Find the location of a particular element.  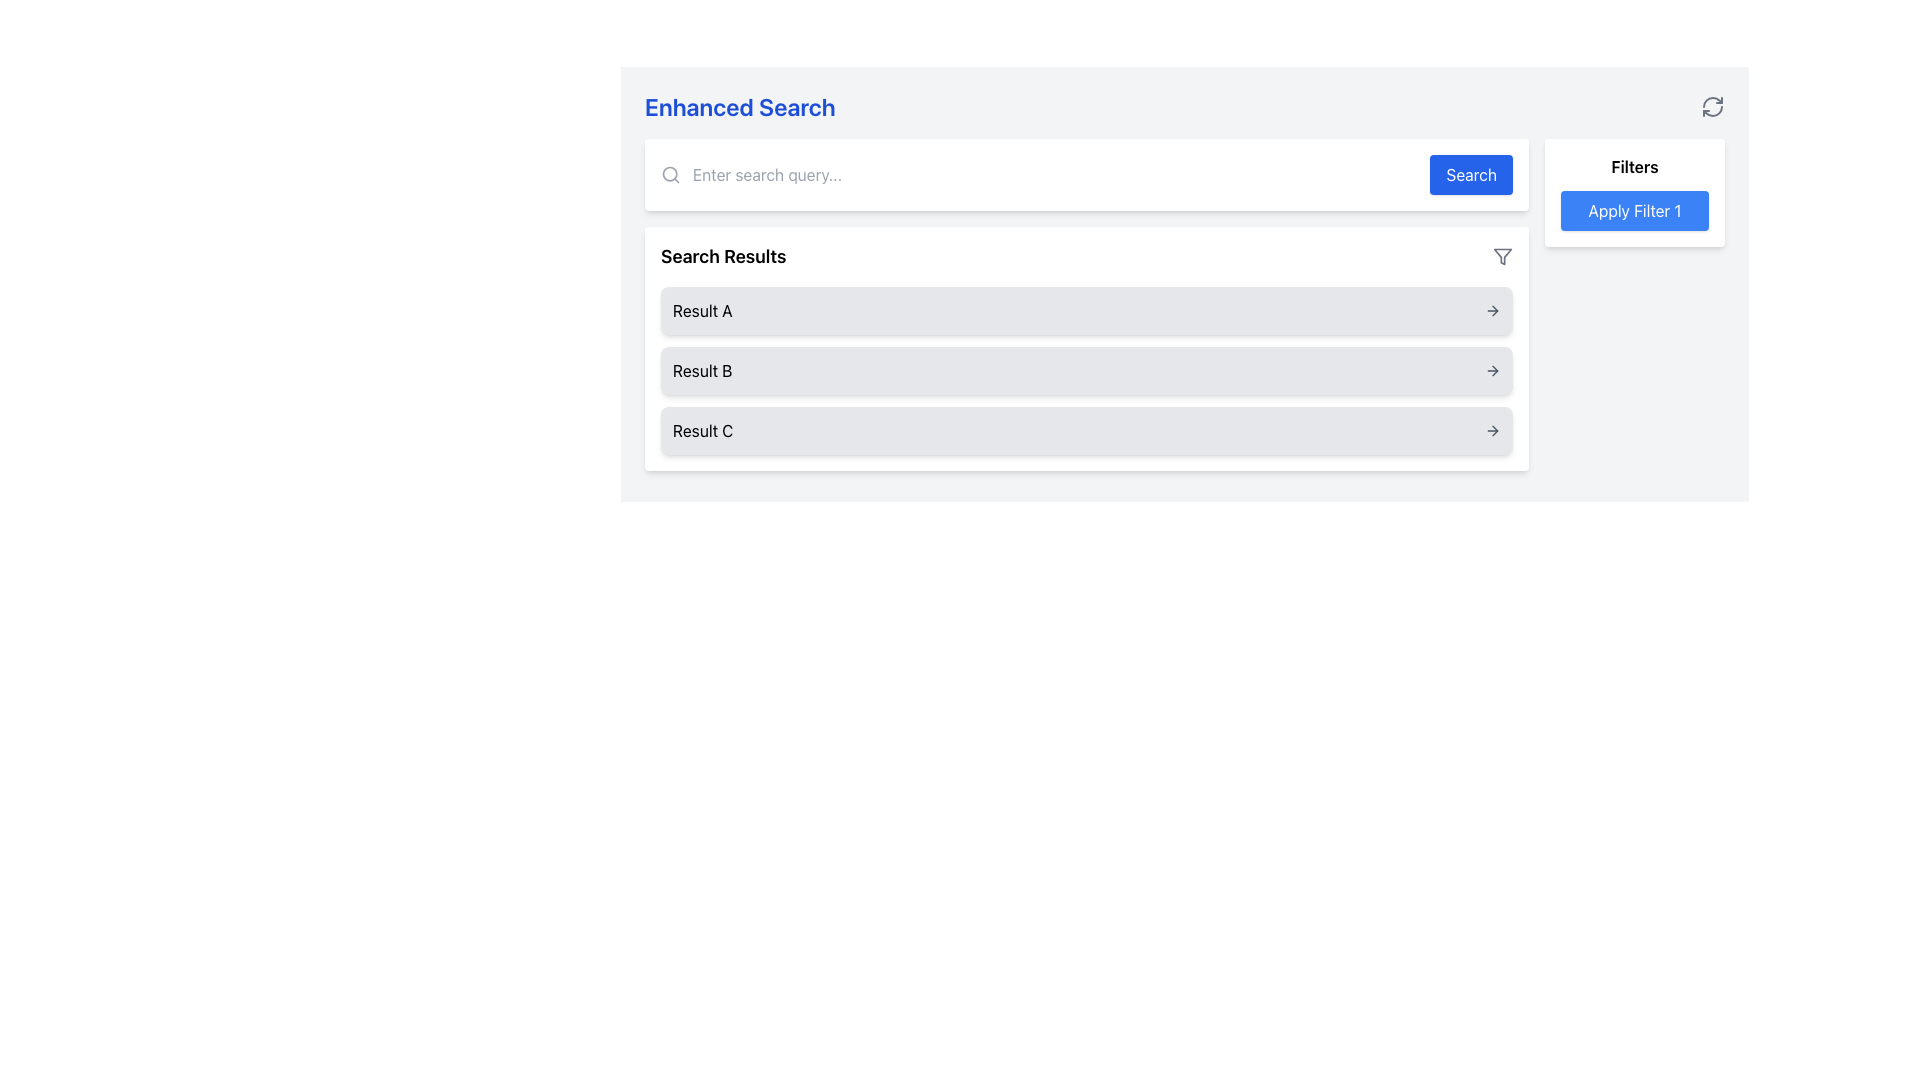

the first item in the search results list labeled 'Result A' is located at coordinates (1085, 311).